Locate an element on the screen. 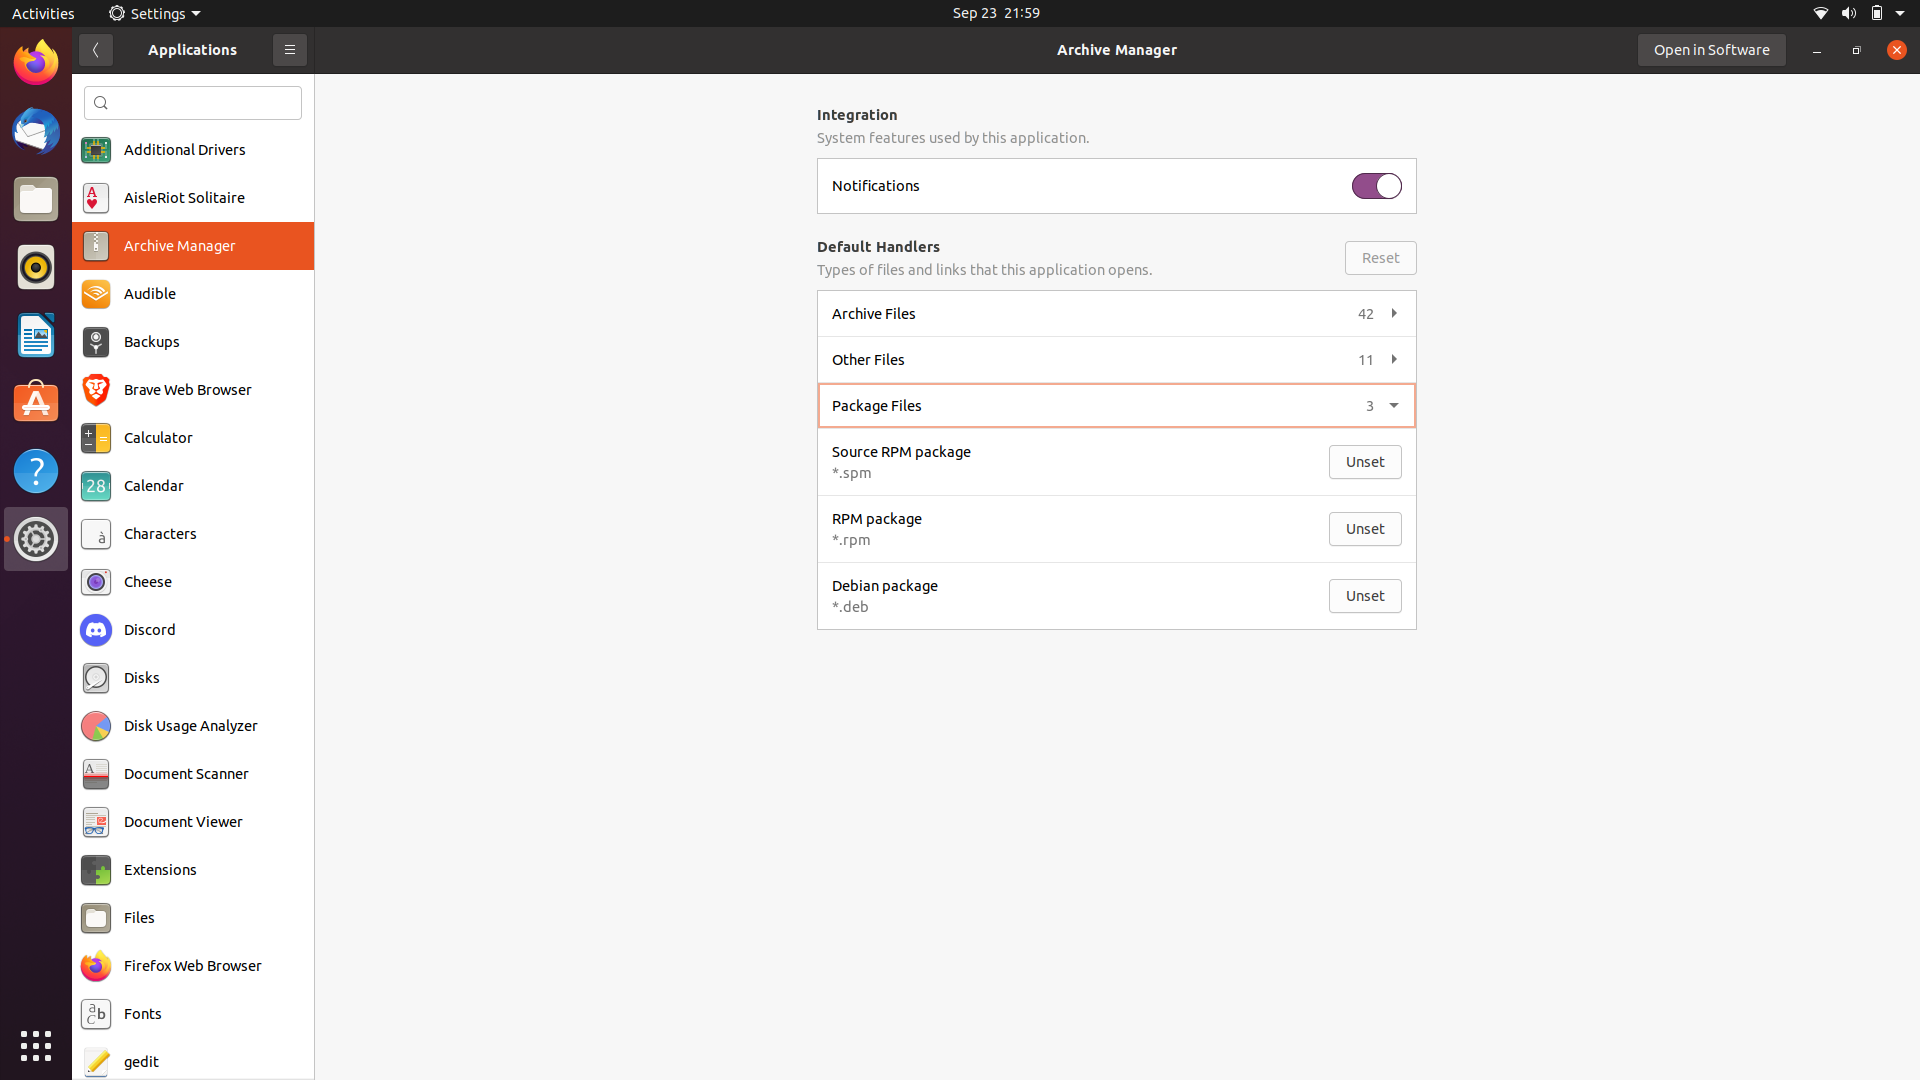 The height and width of the screenshot is (1080, 1920). files through the search function is located at coordinates (193, 102).